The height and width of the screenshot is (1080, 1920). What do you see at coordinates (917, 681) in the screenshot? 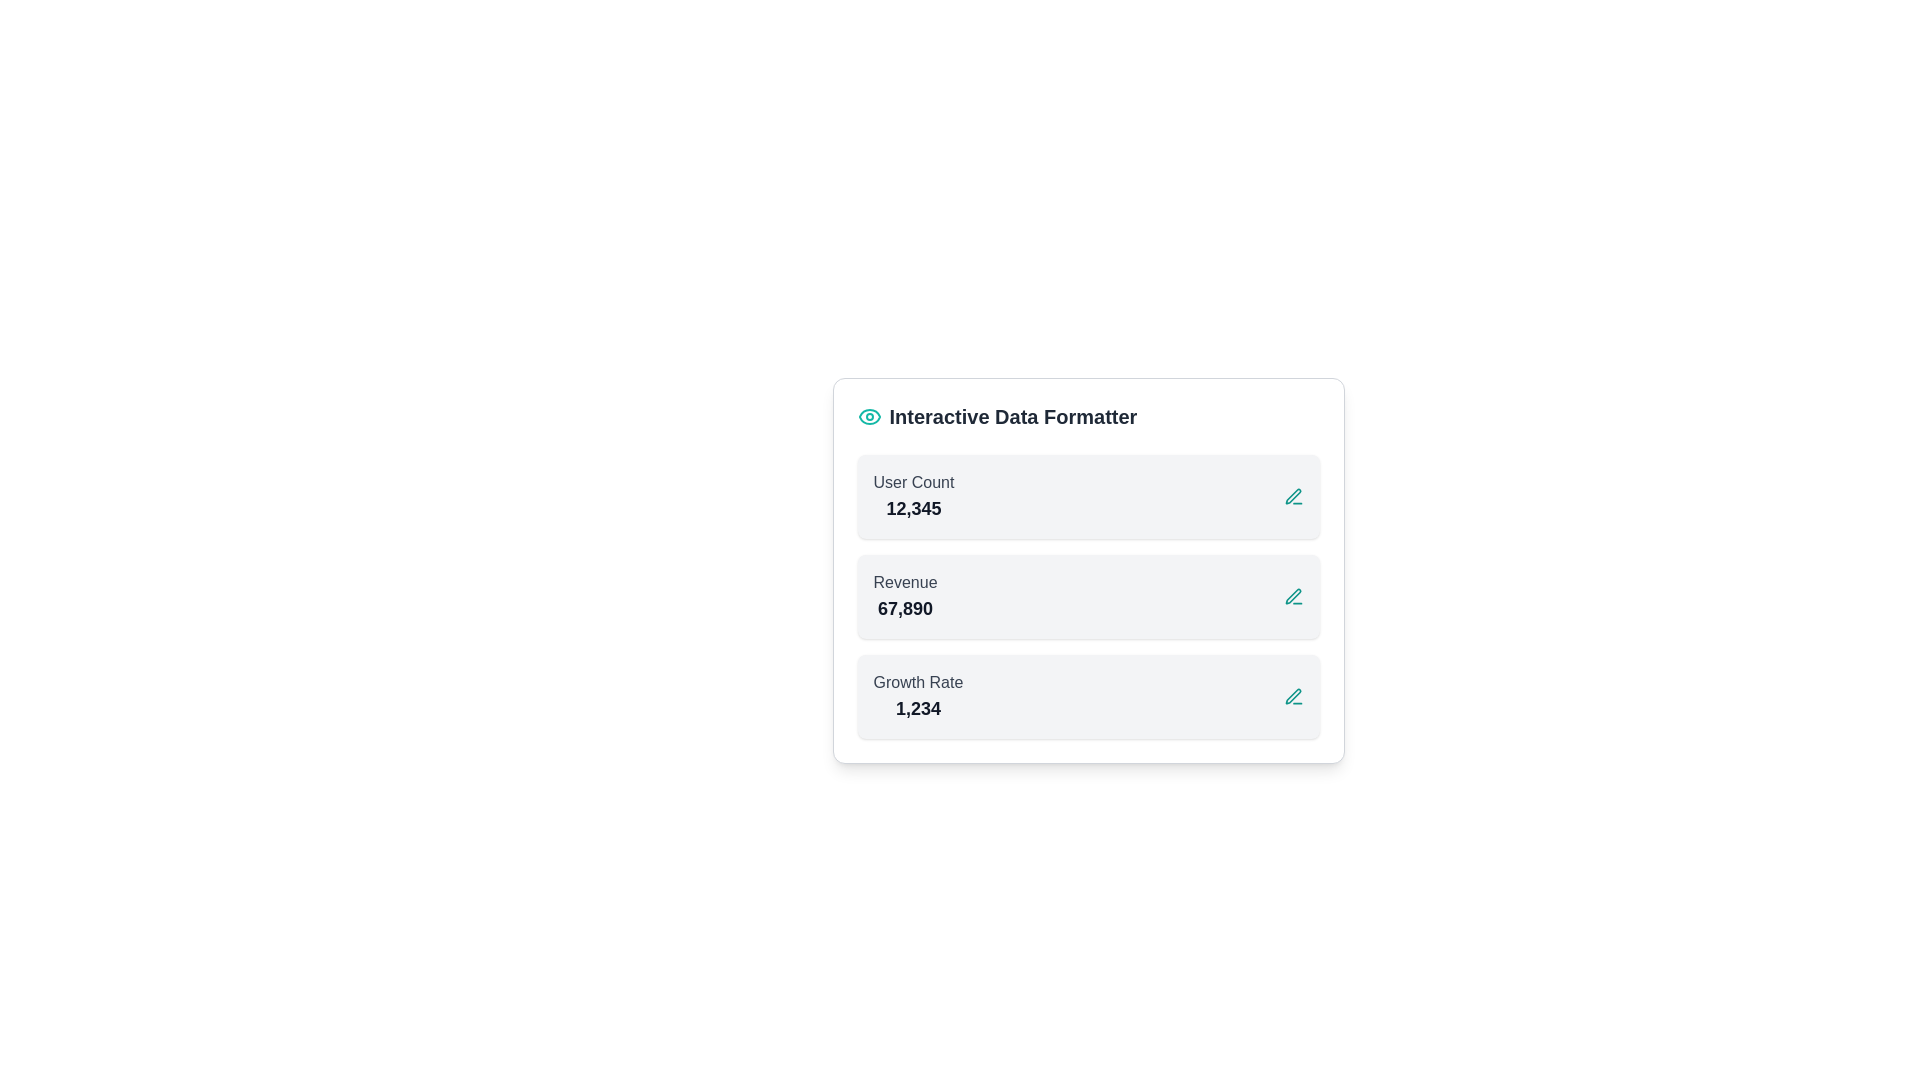
I see `the 'Growth Rate' text label, which is styled in gray font and positioned above the numerical value '1,234' within the 'Interactive Data Formatter' panel` at bounding box center [917, 681].